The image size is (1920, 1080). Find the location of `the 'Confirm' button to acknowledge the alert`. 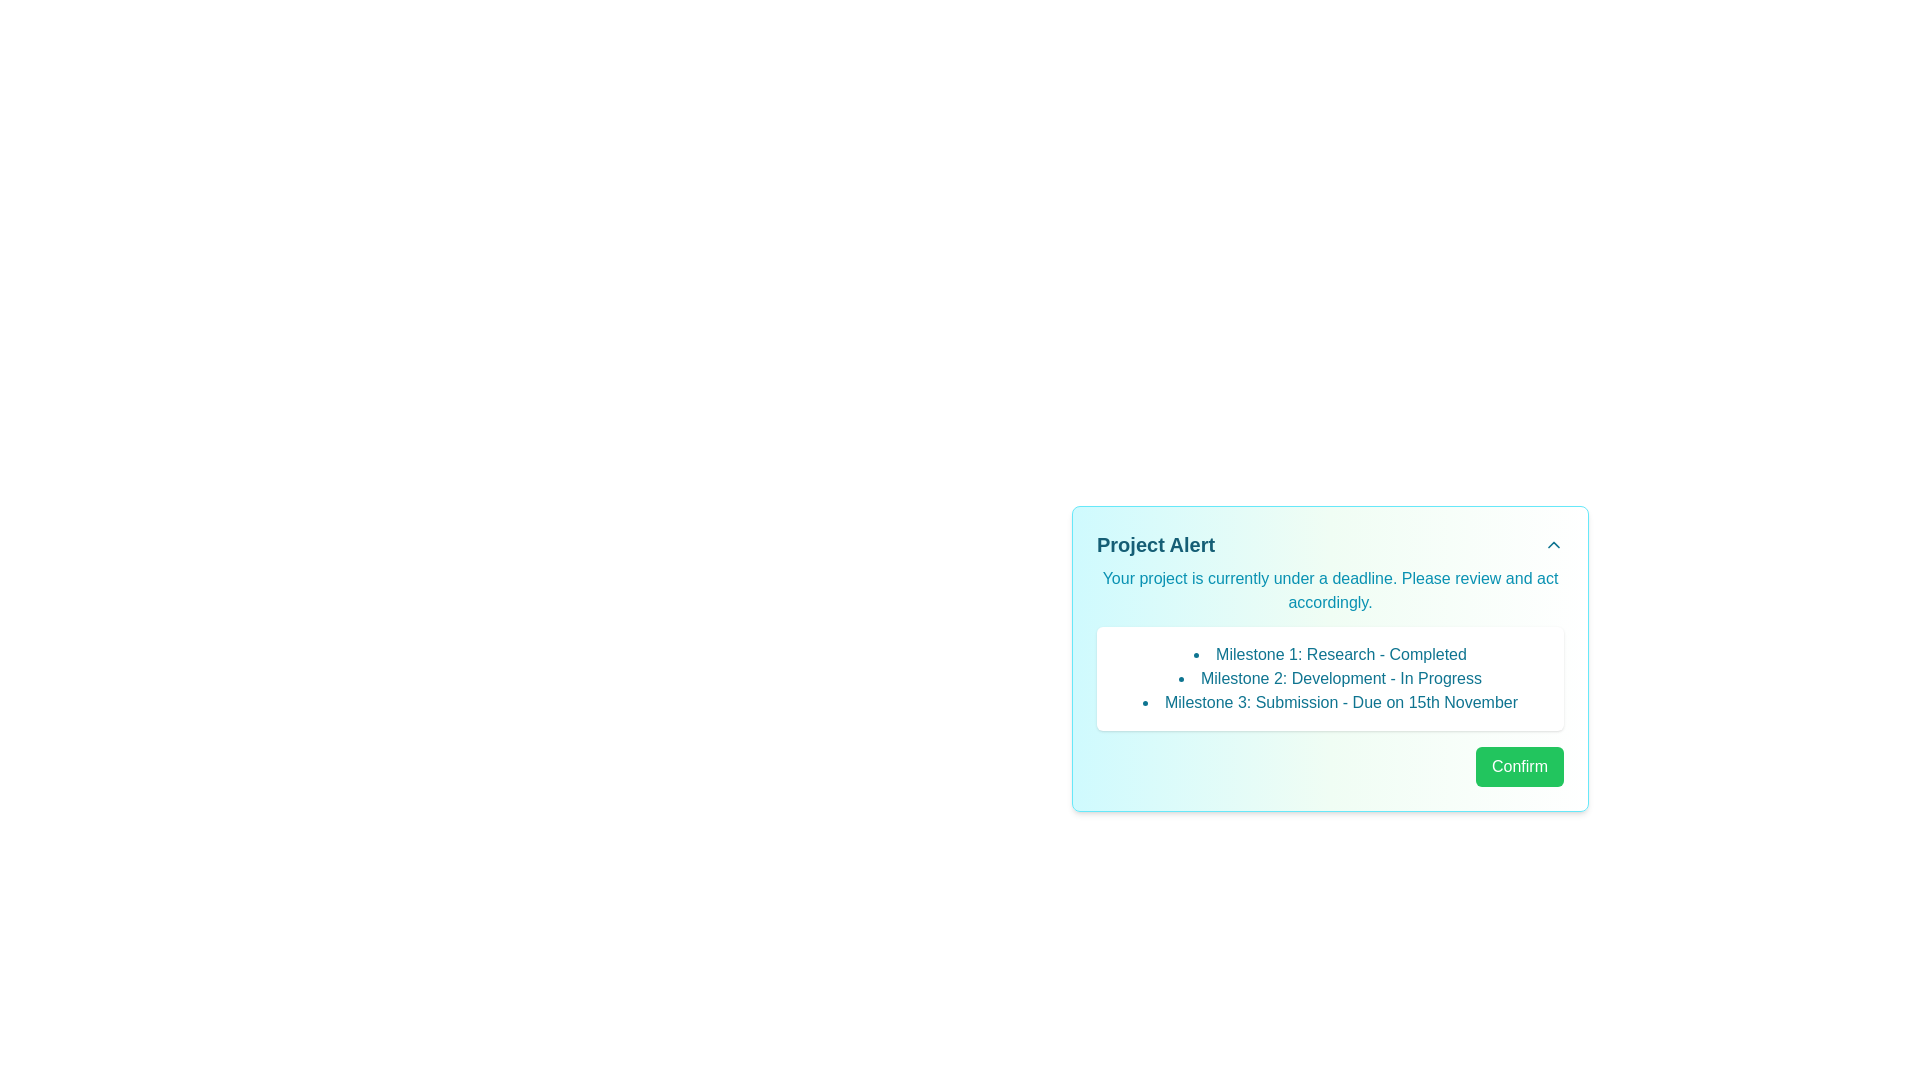

the 'Confirm' button to acknowledge the alert is located at coordinates (1520, 766).